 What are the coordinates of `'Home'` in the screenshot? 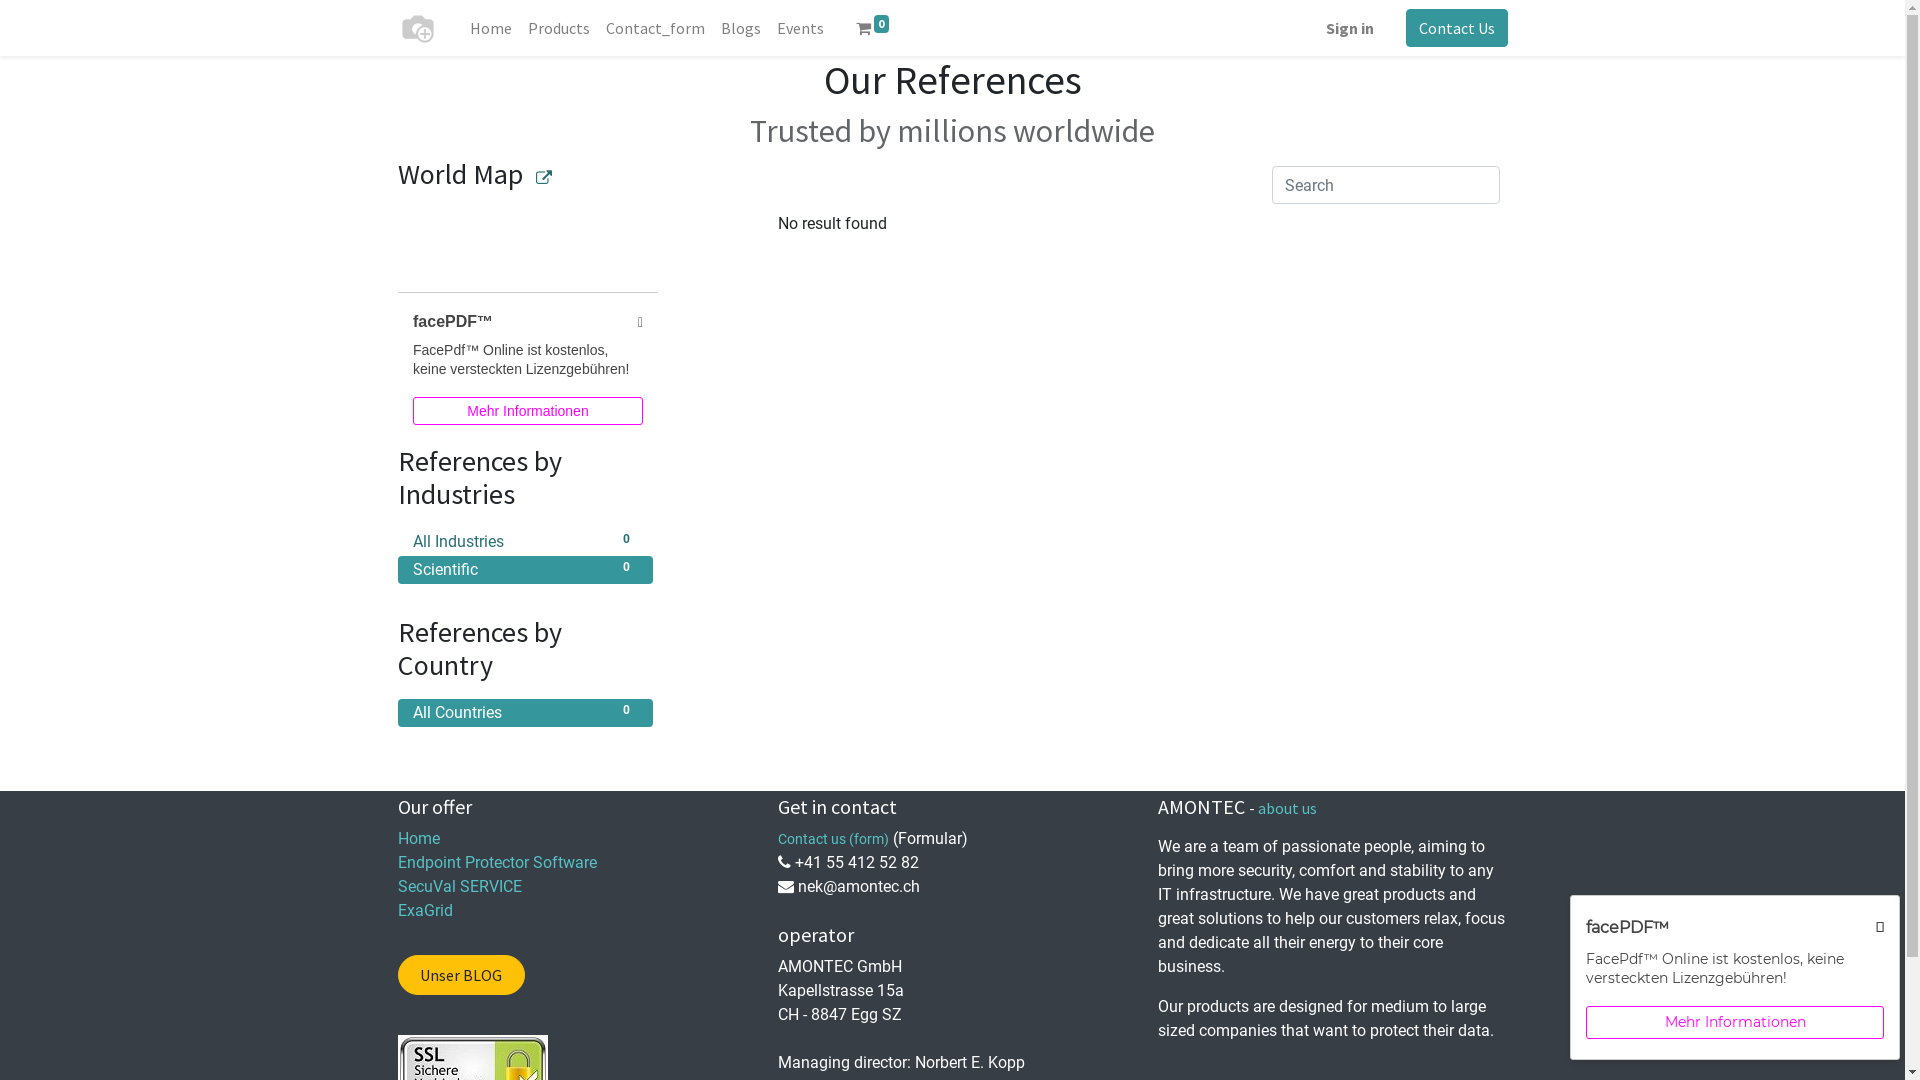 It's located at (417, 838).